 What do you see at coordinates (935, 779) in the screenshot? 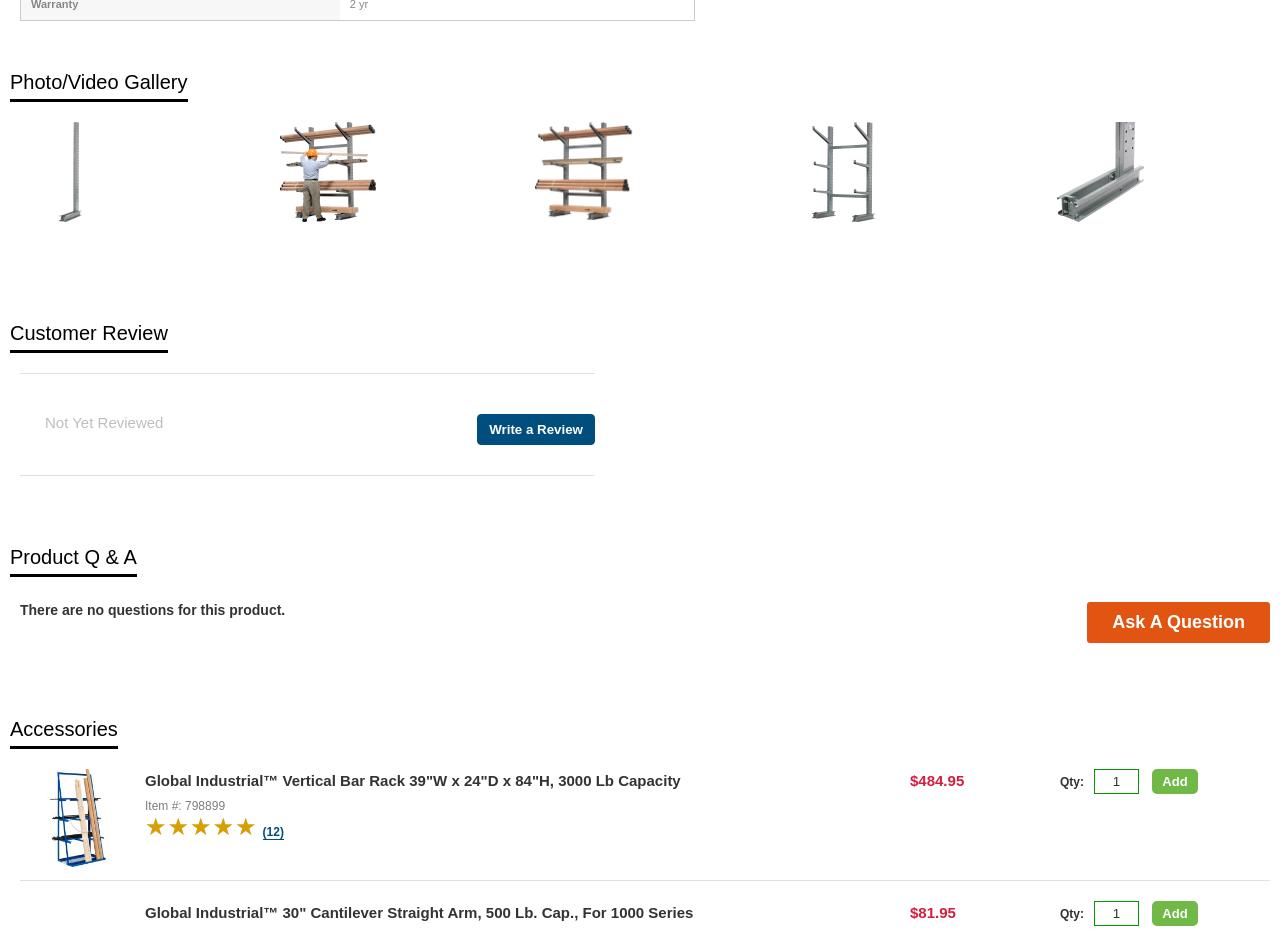
I see `'$484.95'` at bounding box center [935, 779].